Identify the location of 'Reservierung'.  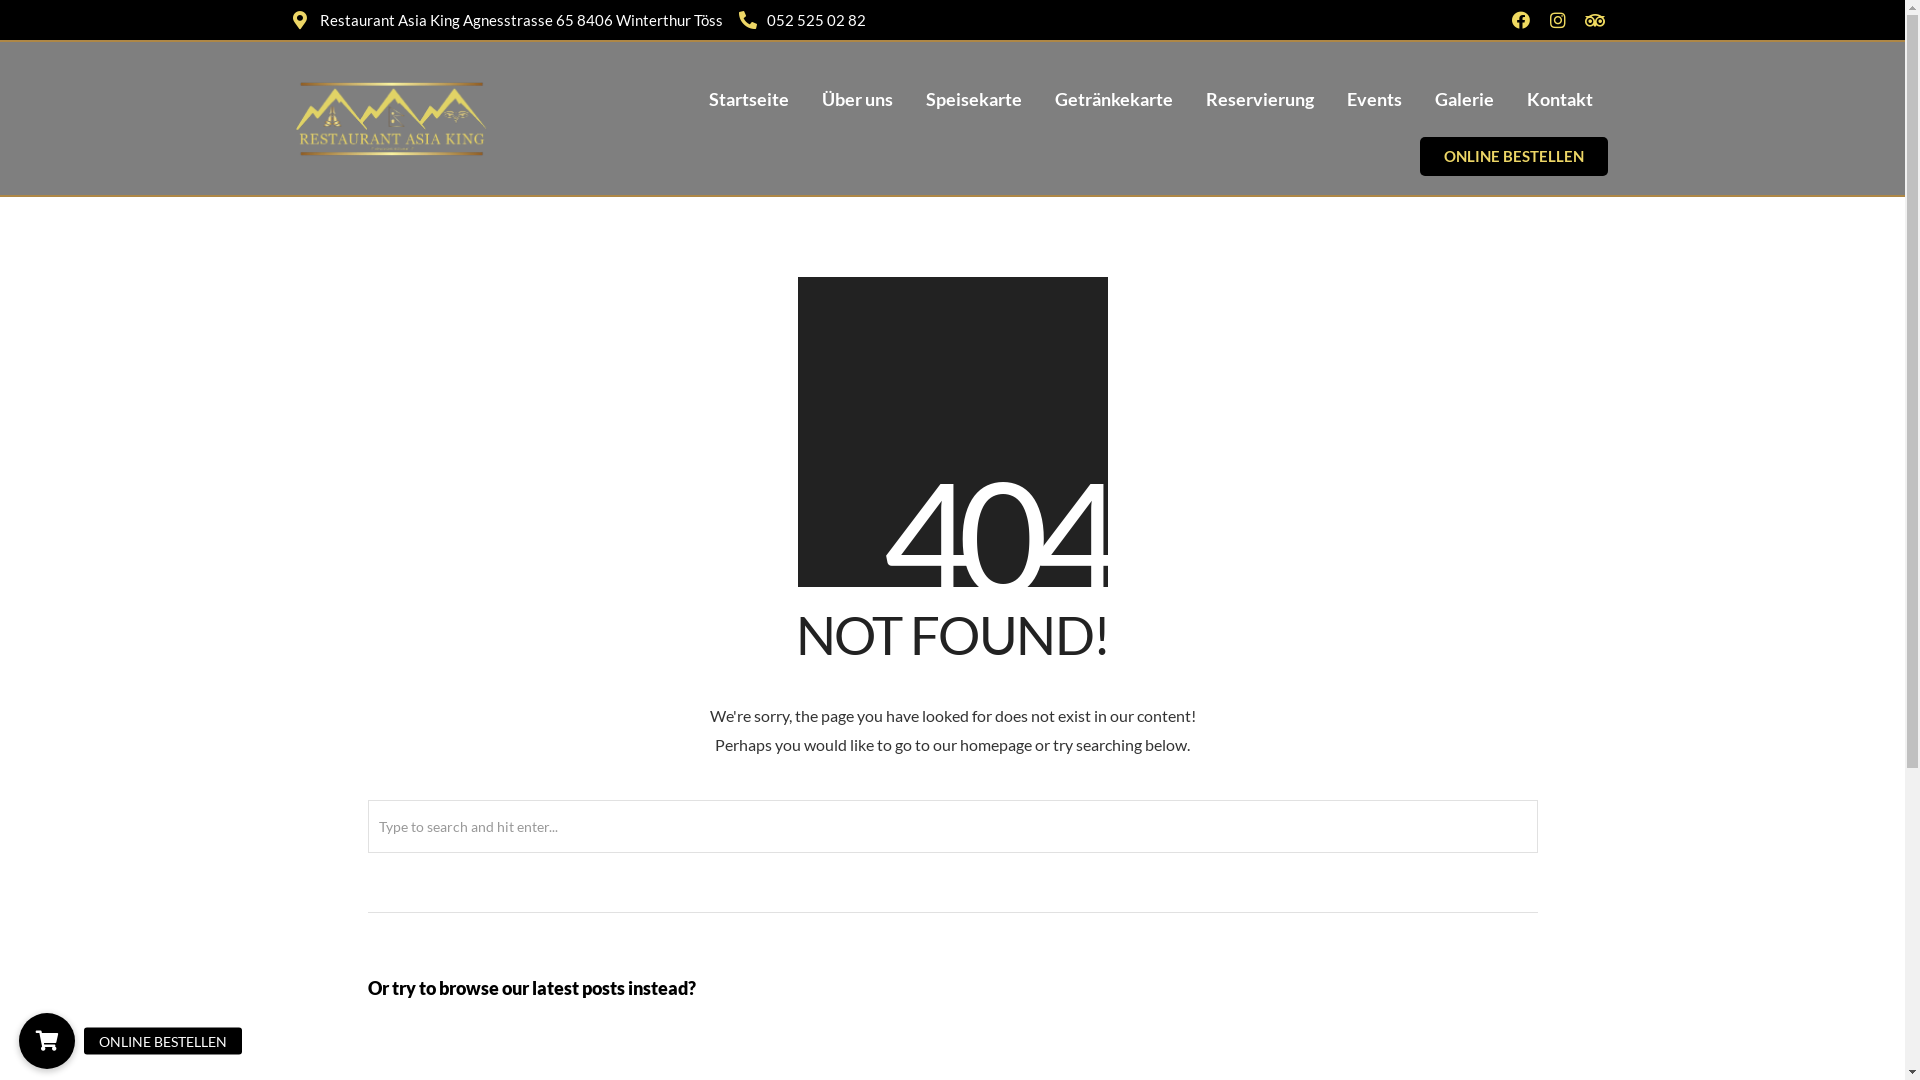
(1200, 99).